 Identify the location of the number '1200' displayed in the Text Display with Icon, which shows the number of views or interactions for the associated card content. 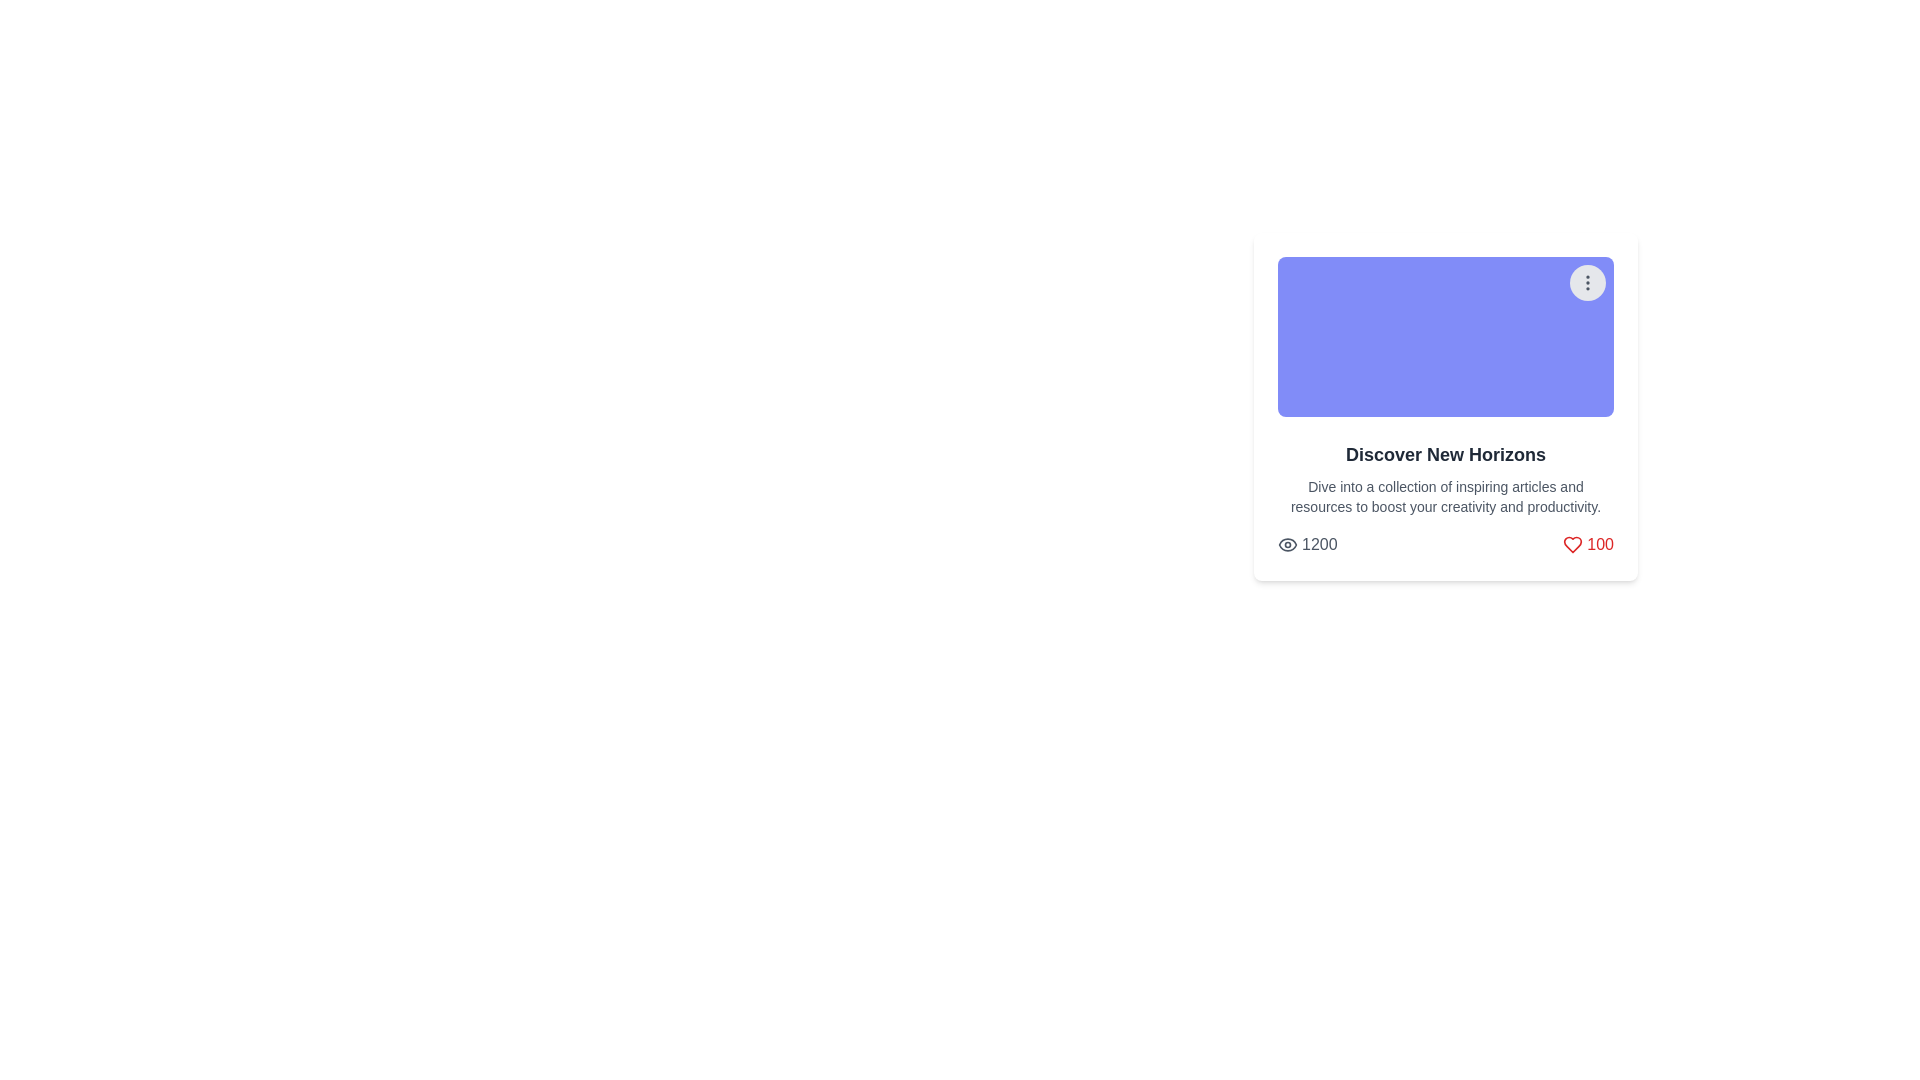
(1307, 544).